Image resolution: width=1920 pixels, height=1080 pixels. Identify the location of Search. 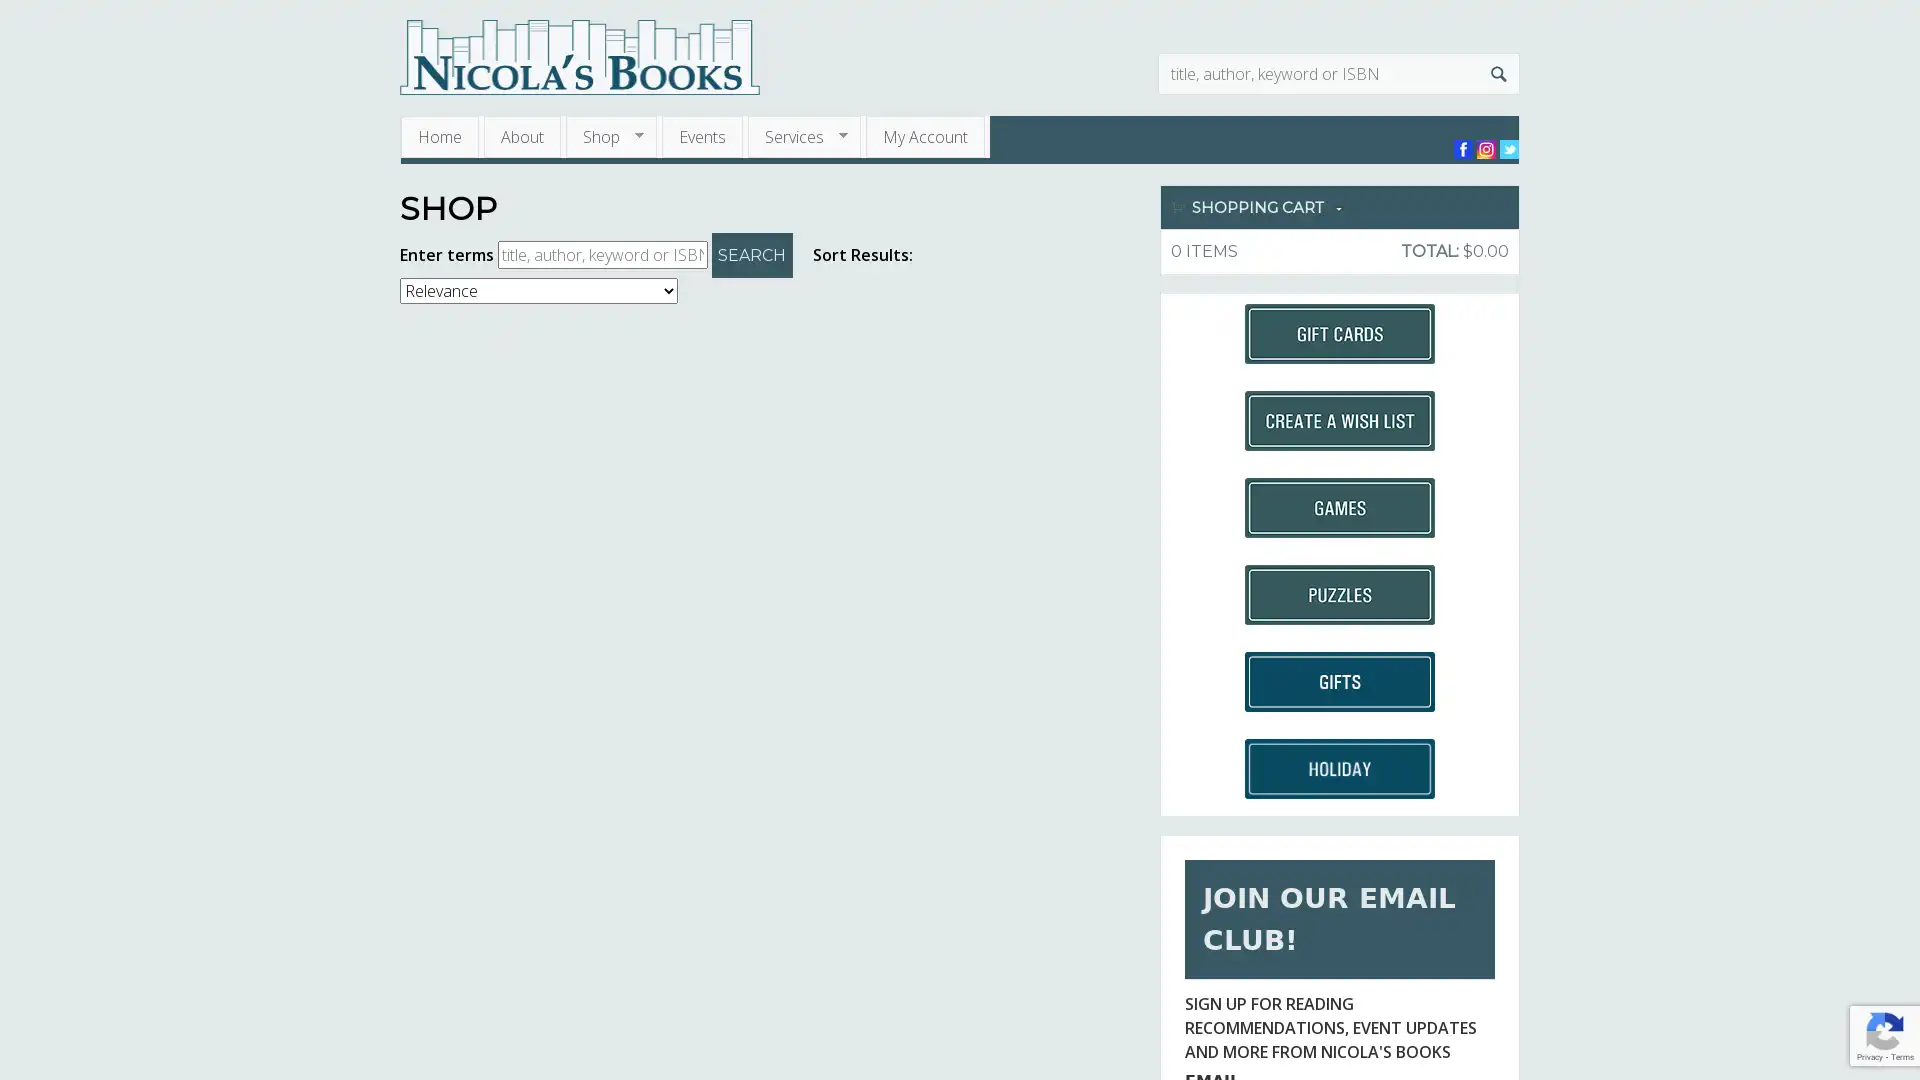
(751, 254).